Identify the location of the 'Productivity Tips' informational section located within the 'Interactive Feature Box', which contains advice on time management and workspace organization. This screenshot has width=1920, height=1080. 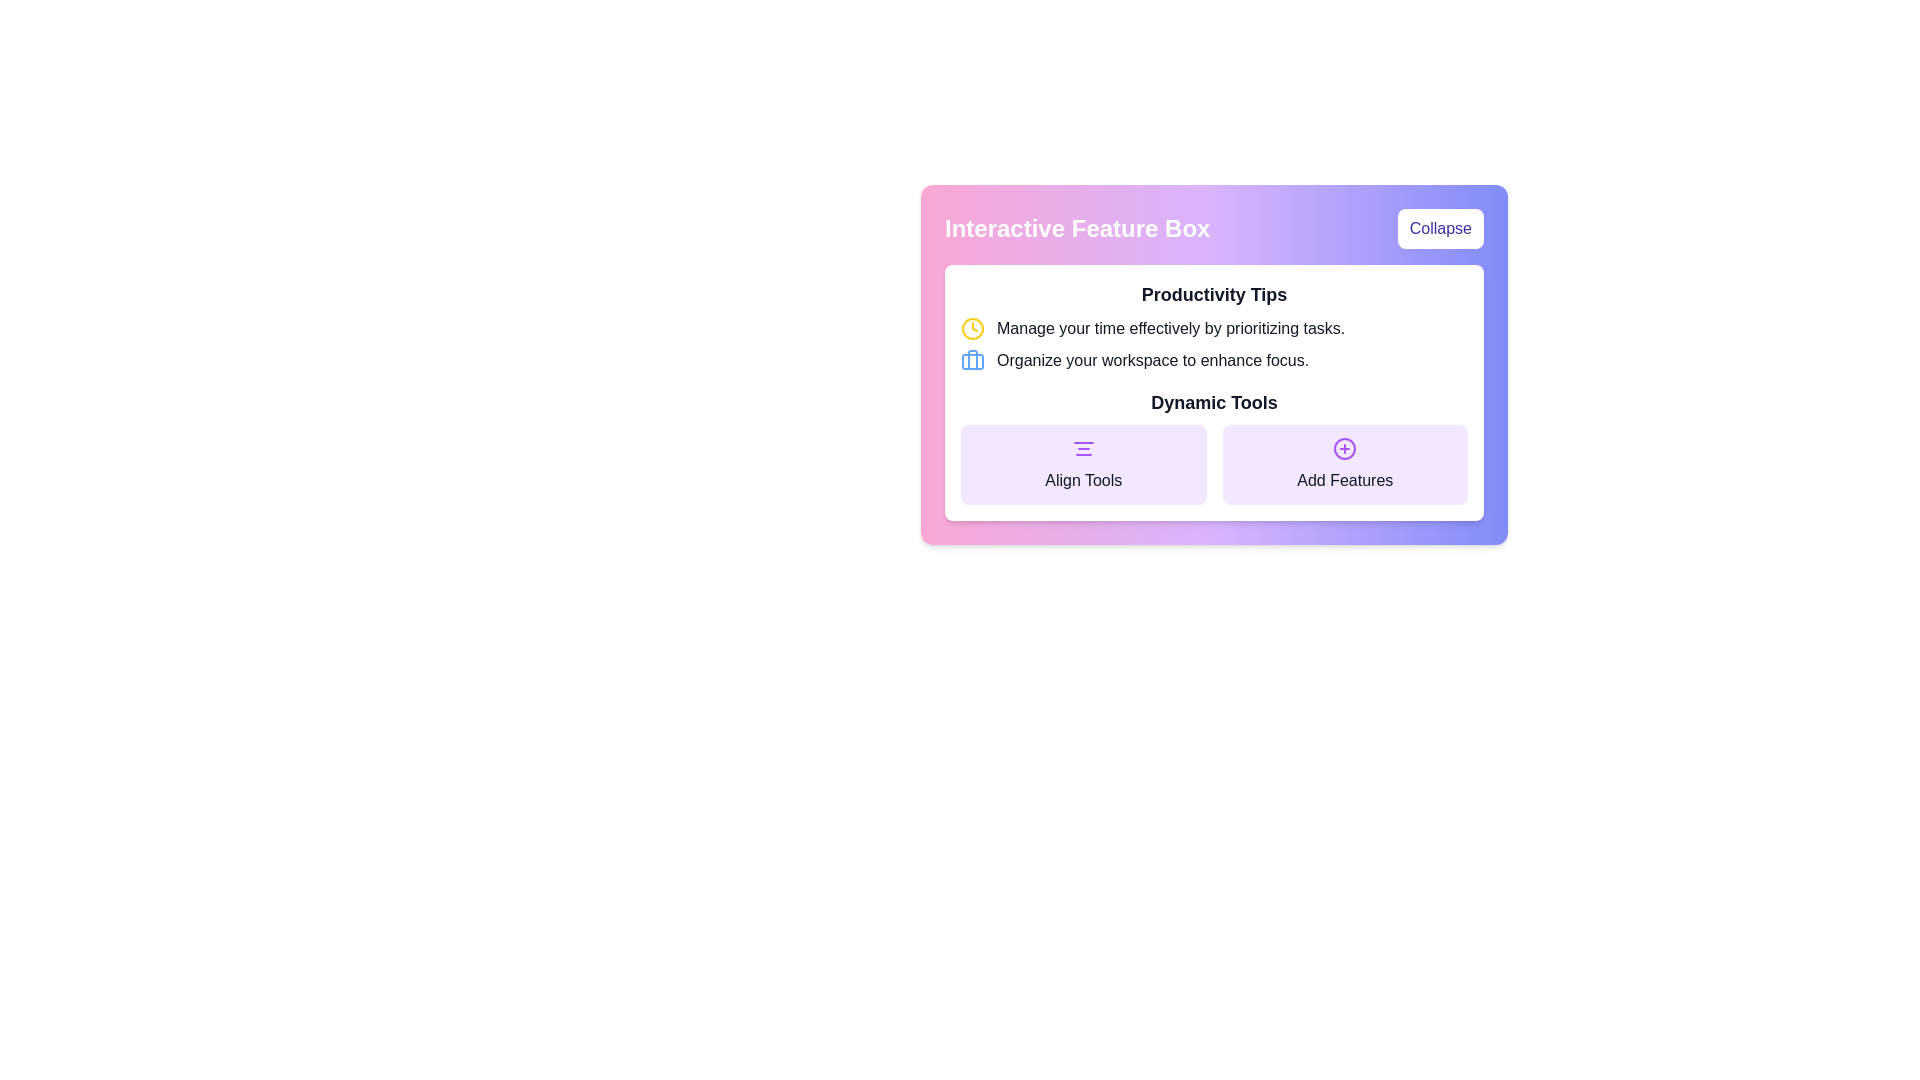
(1213, 326).